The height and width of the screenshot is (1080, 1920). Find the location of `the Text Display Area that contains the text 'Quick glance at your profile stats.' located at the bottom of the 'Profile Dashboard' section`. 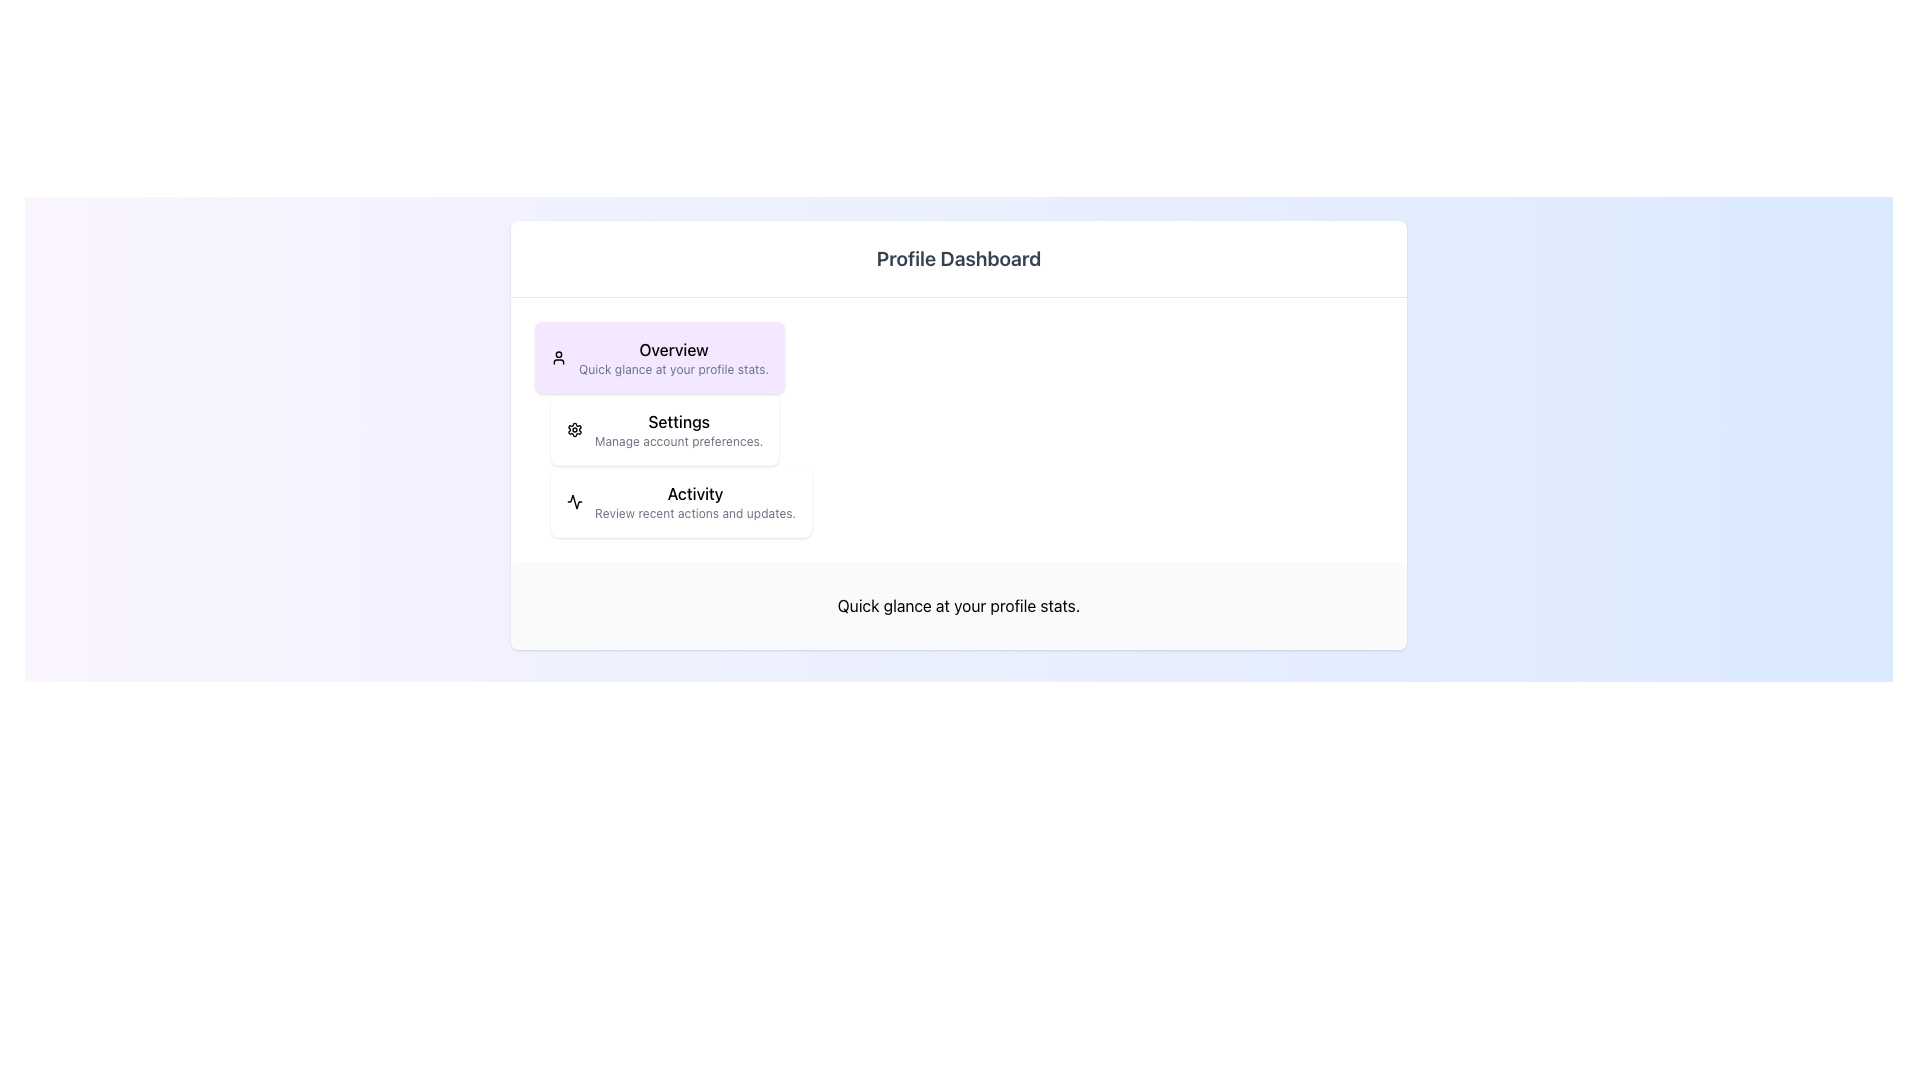

the Text Display Area that contains the text 'Quick glance at your profile stats.' located at the bottom of the 'Profile Dashboard' section is located at coordinates (958, 604).